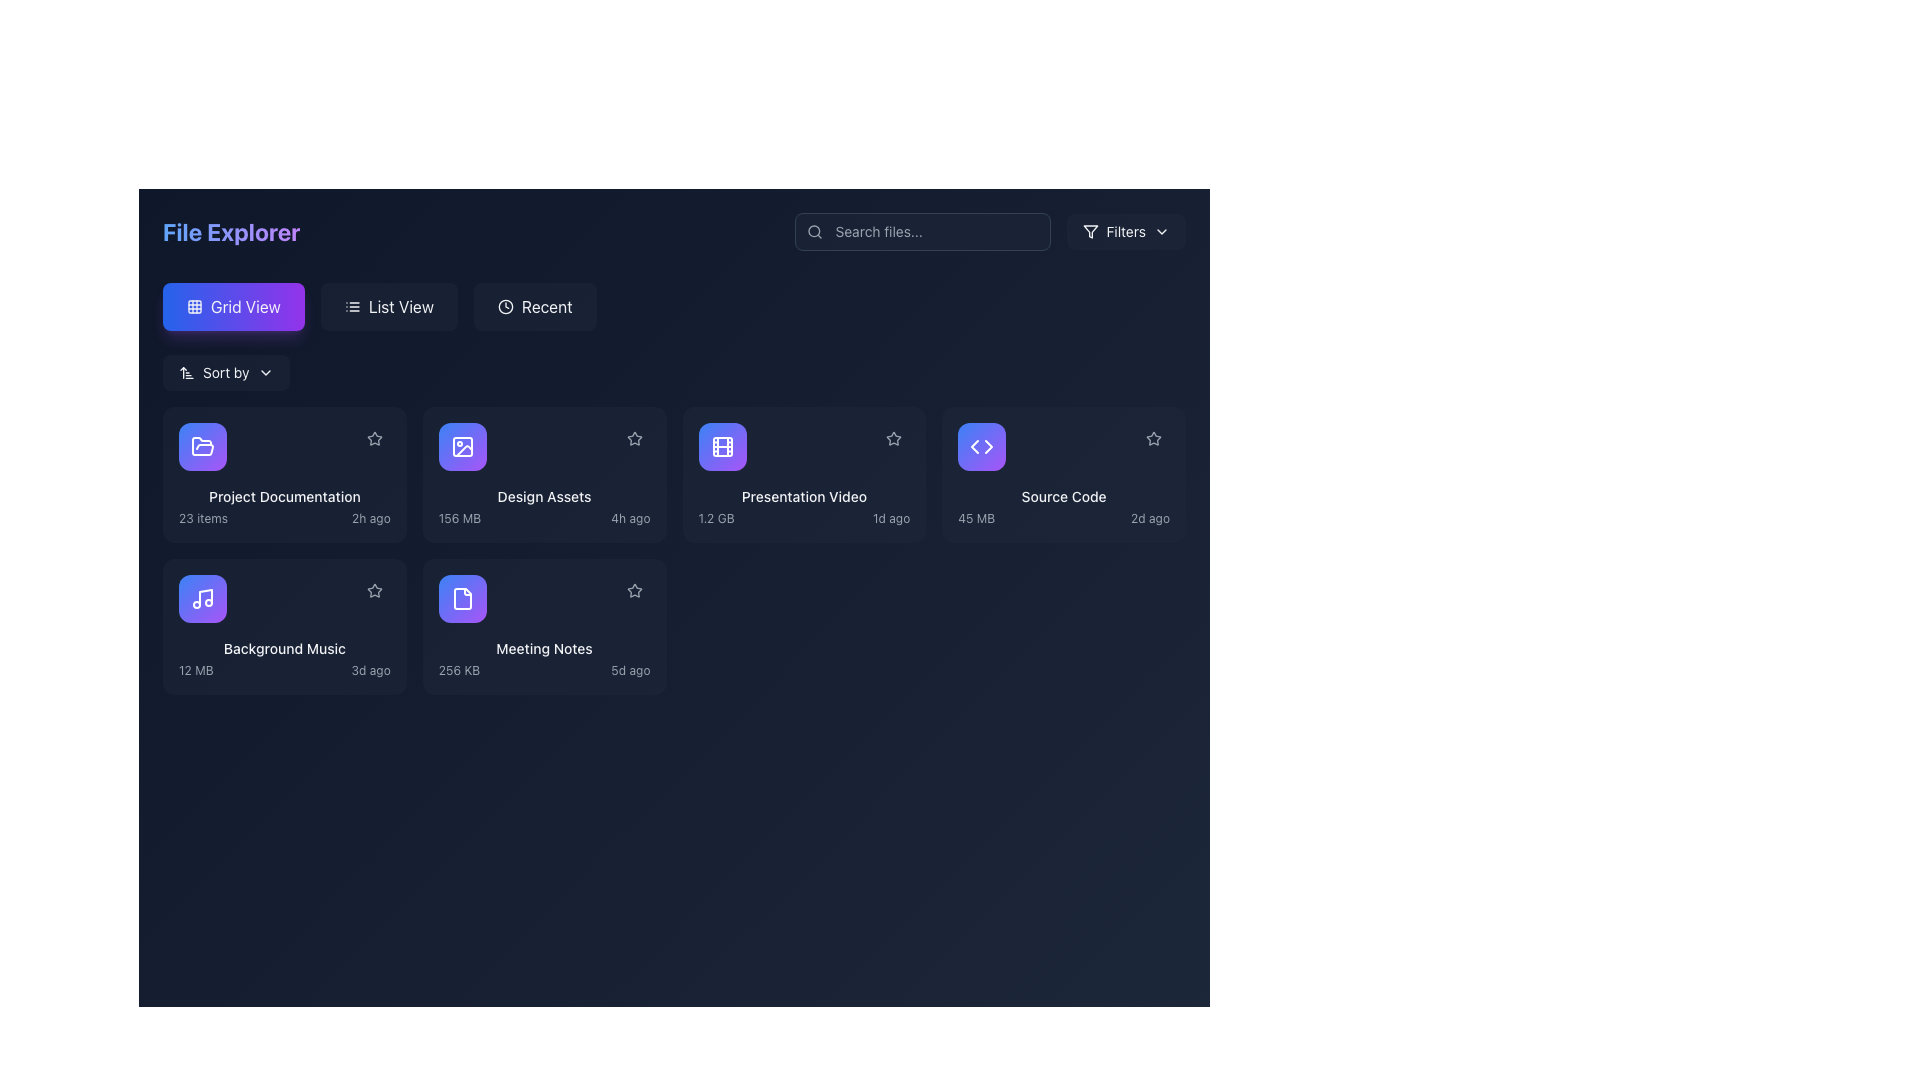 The width and height of the screenshot is (1920, 1080). Describe the element at coordinates (352, 307) in the screenshot. I see `the 'List View' icon in the File Explorer to switch the display mode to a list layout` at that location.